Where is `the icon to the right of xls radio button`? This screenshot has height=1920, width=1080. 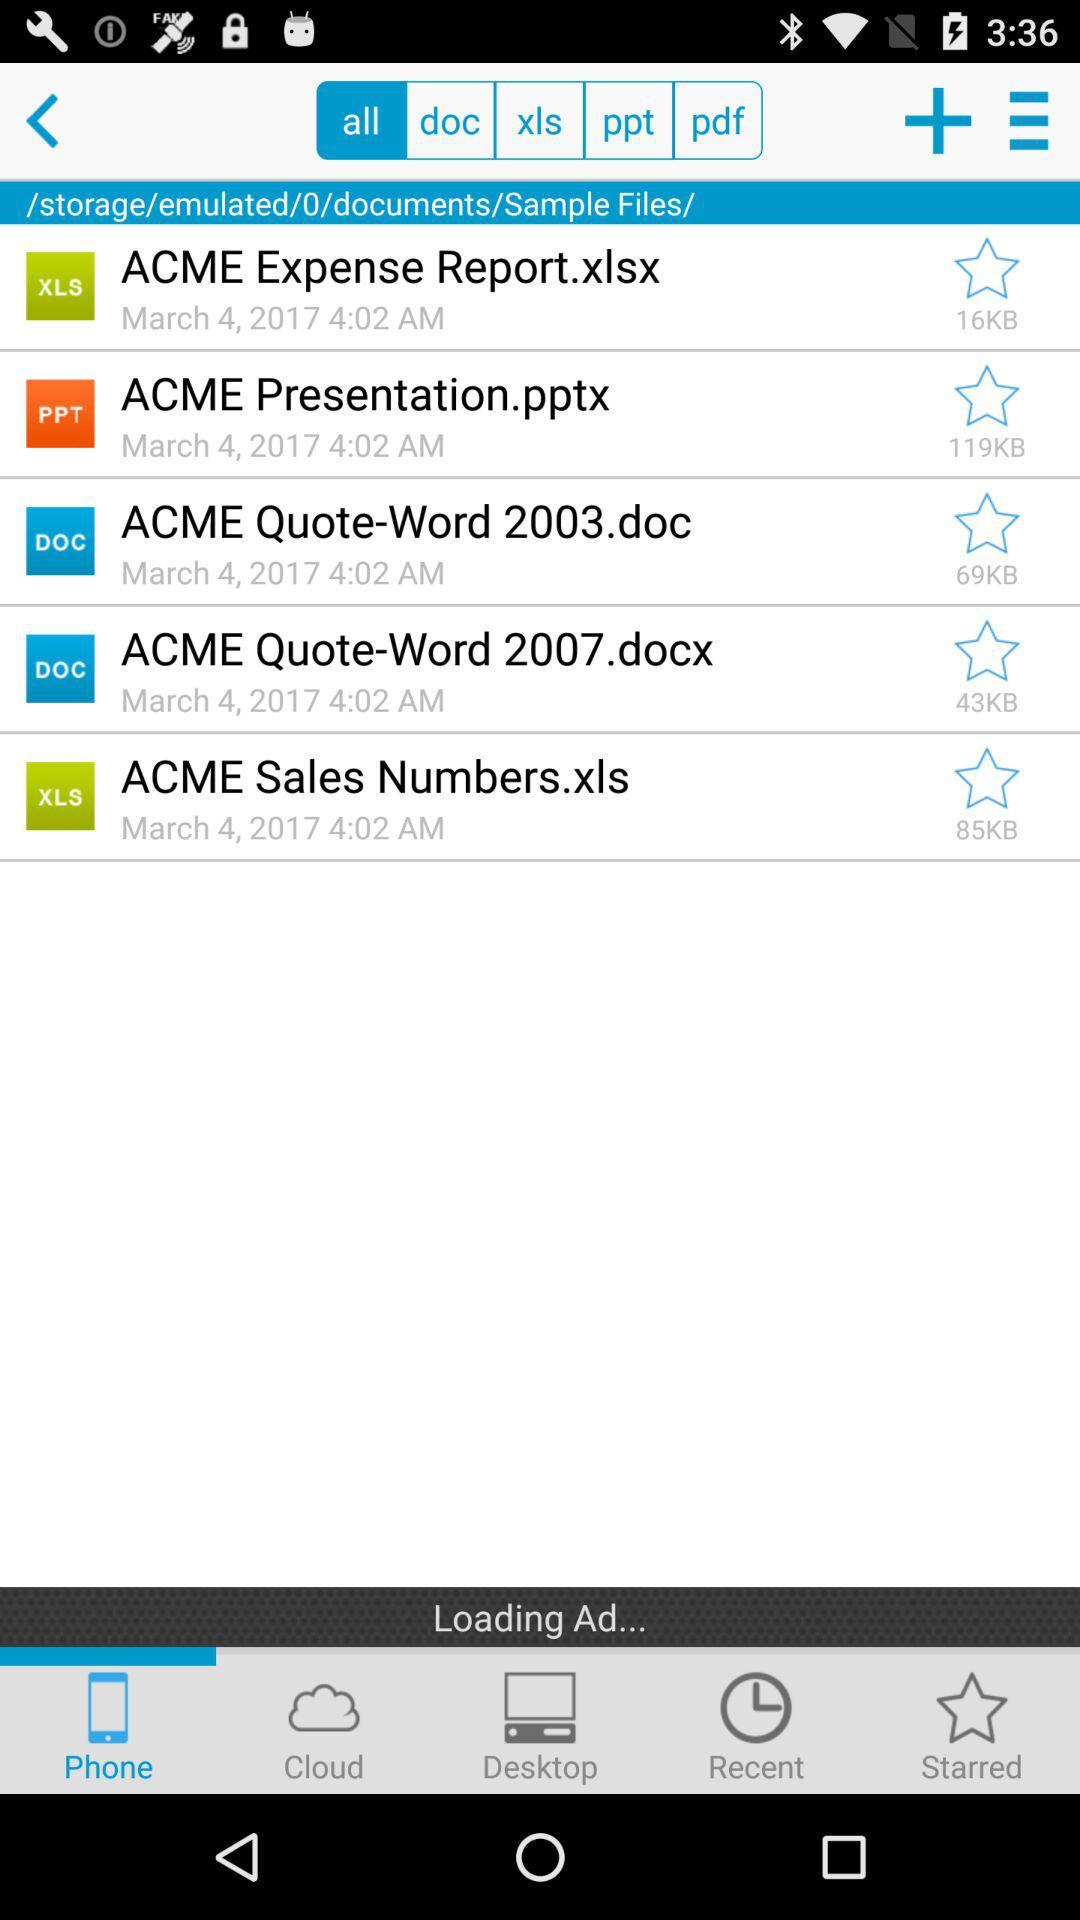
the icon to the right of xls radio button is located at coordinates (627, 119).